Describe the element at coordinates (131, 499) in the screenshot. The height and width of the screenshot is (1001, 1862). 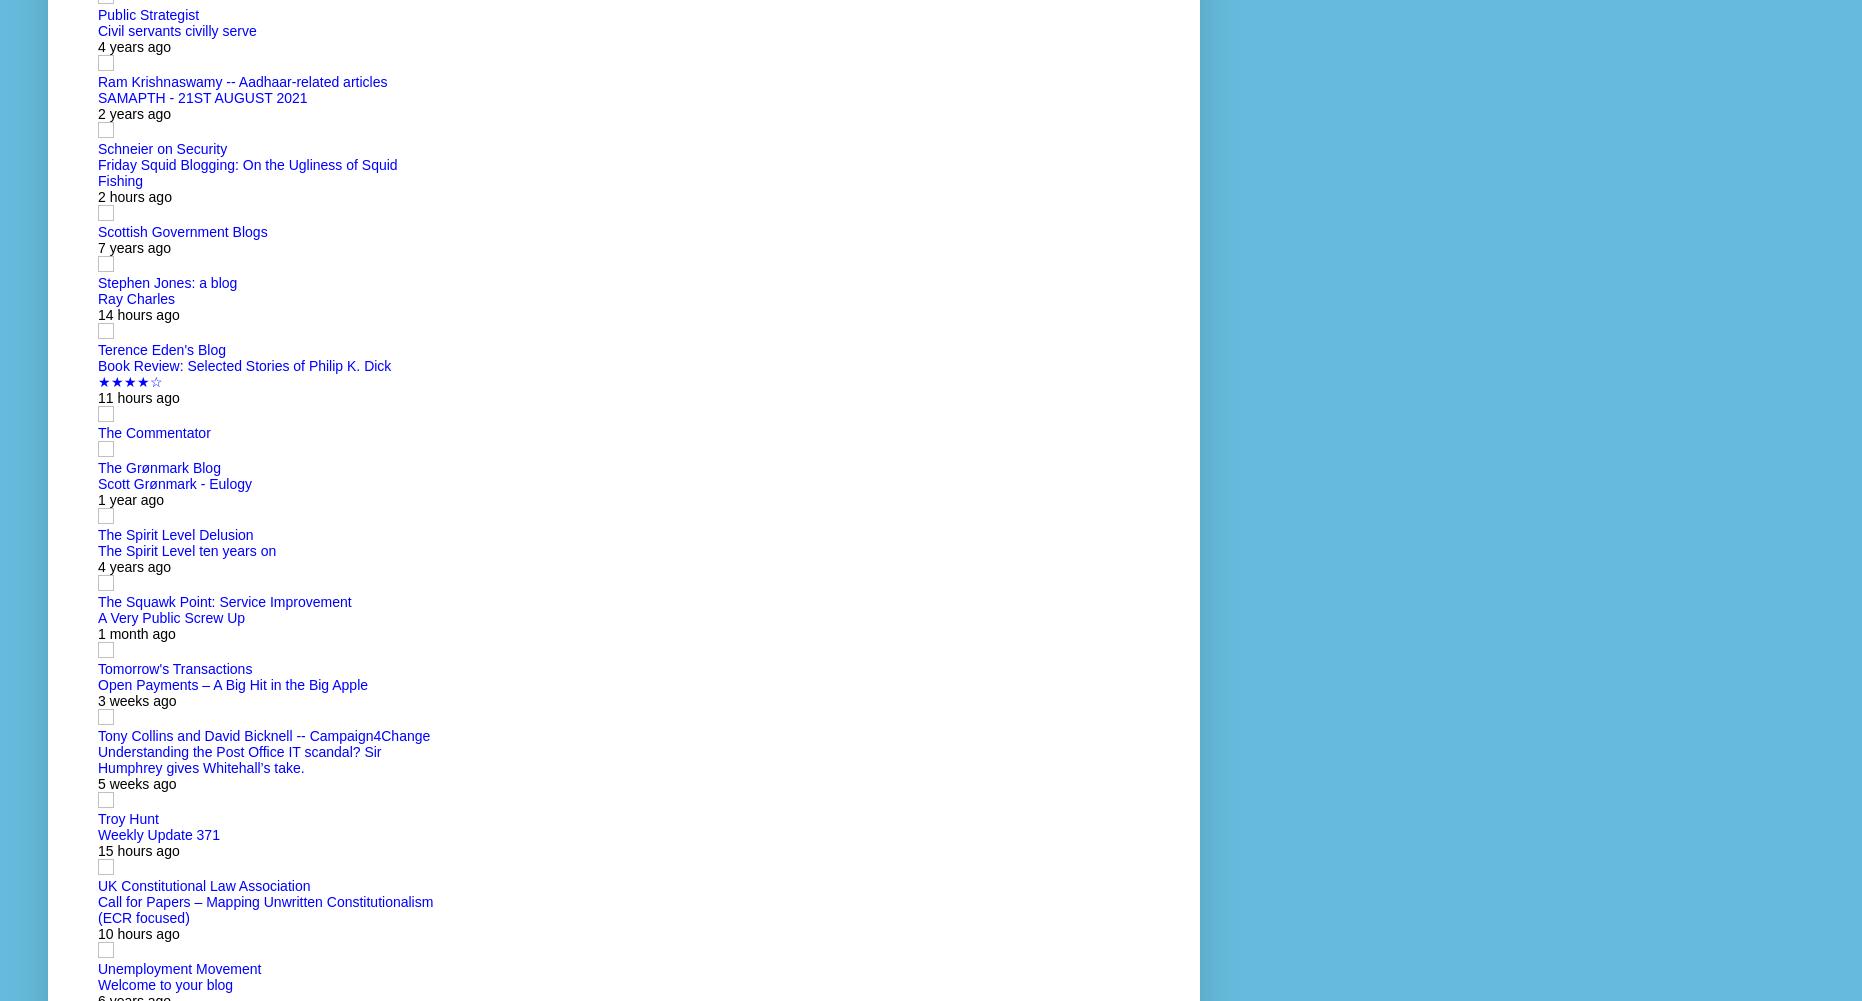
I see `'1 year ago'` at that location.